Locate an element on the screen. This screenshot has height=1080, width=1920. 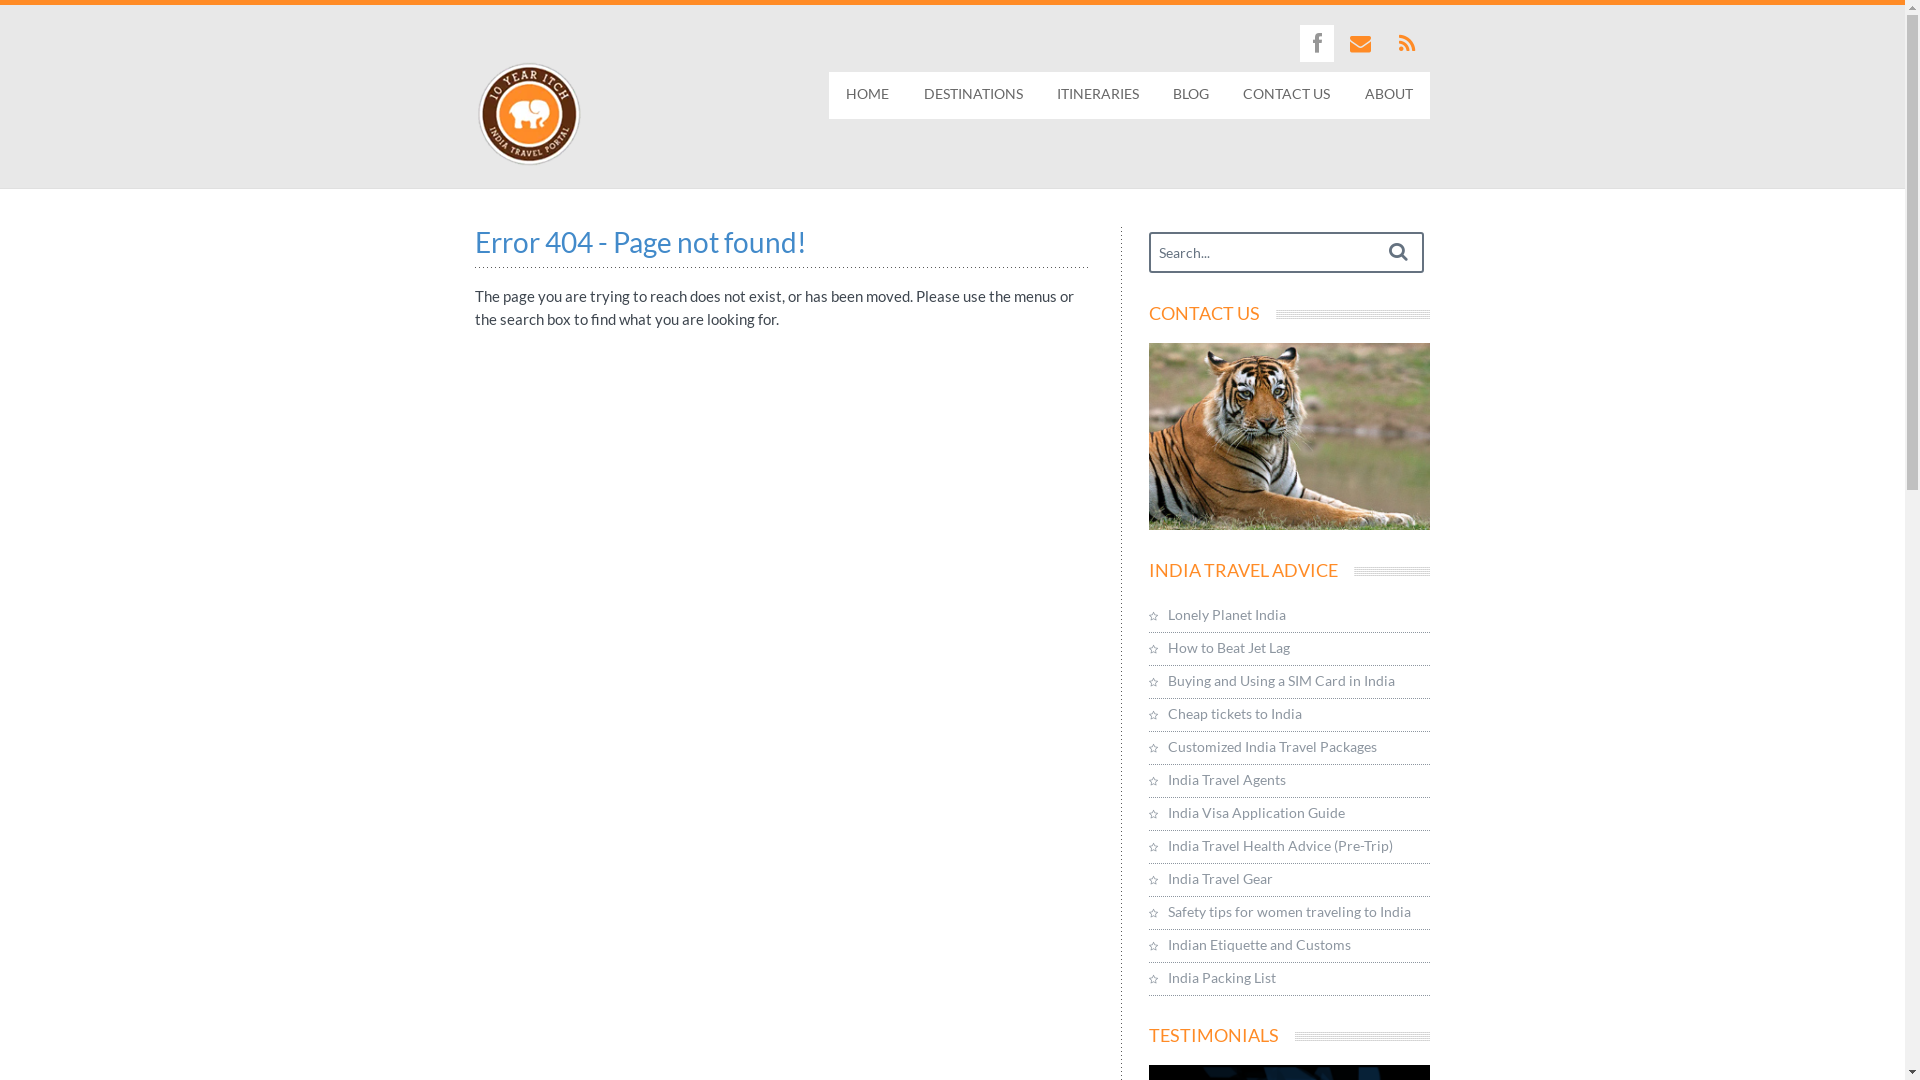
'Indian Etiquette and Customs' is located at coordinates (1148, 945).